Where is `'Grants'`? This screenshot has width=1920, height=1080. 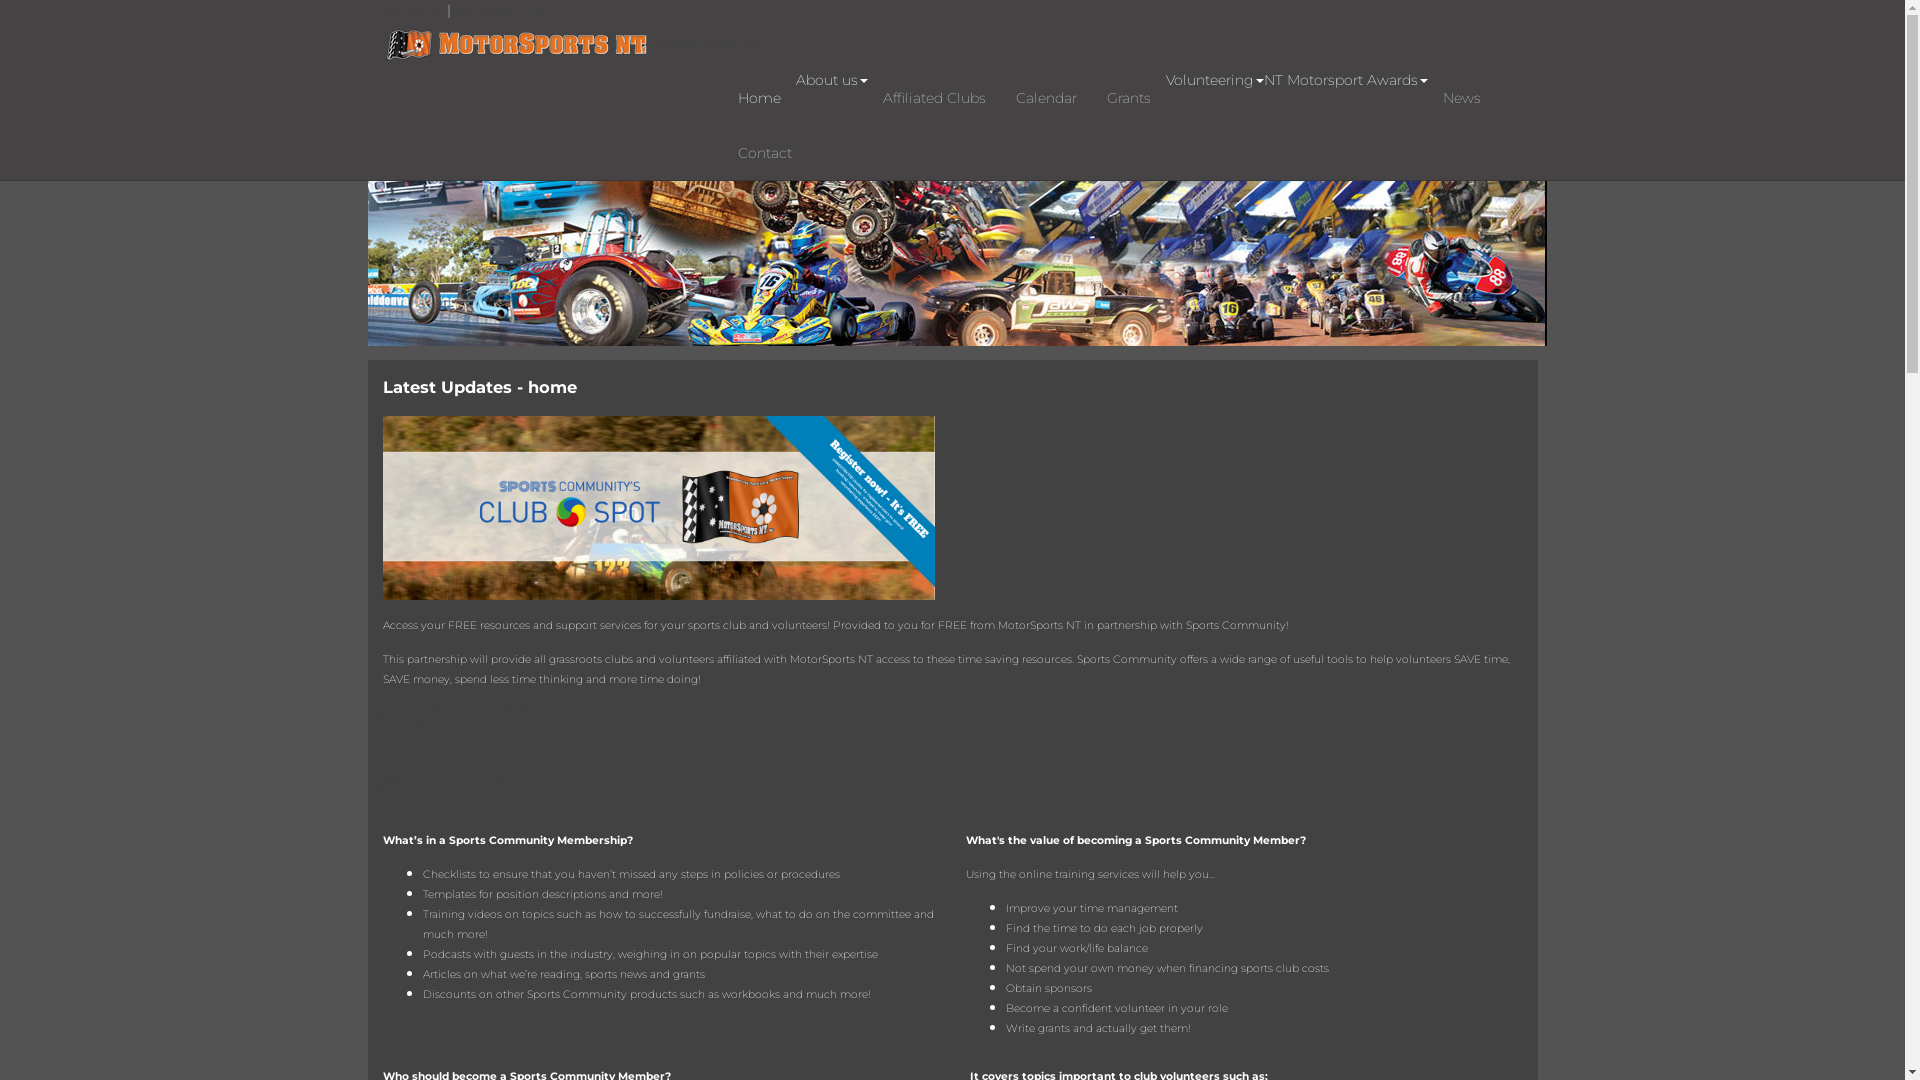
'Grants' is located at coordinates (1128, 97).